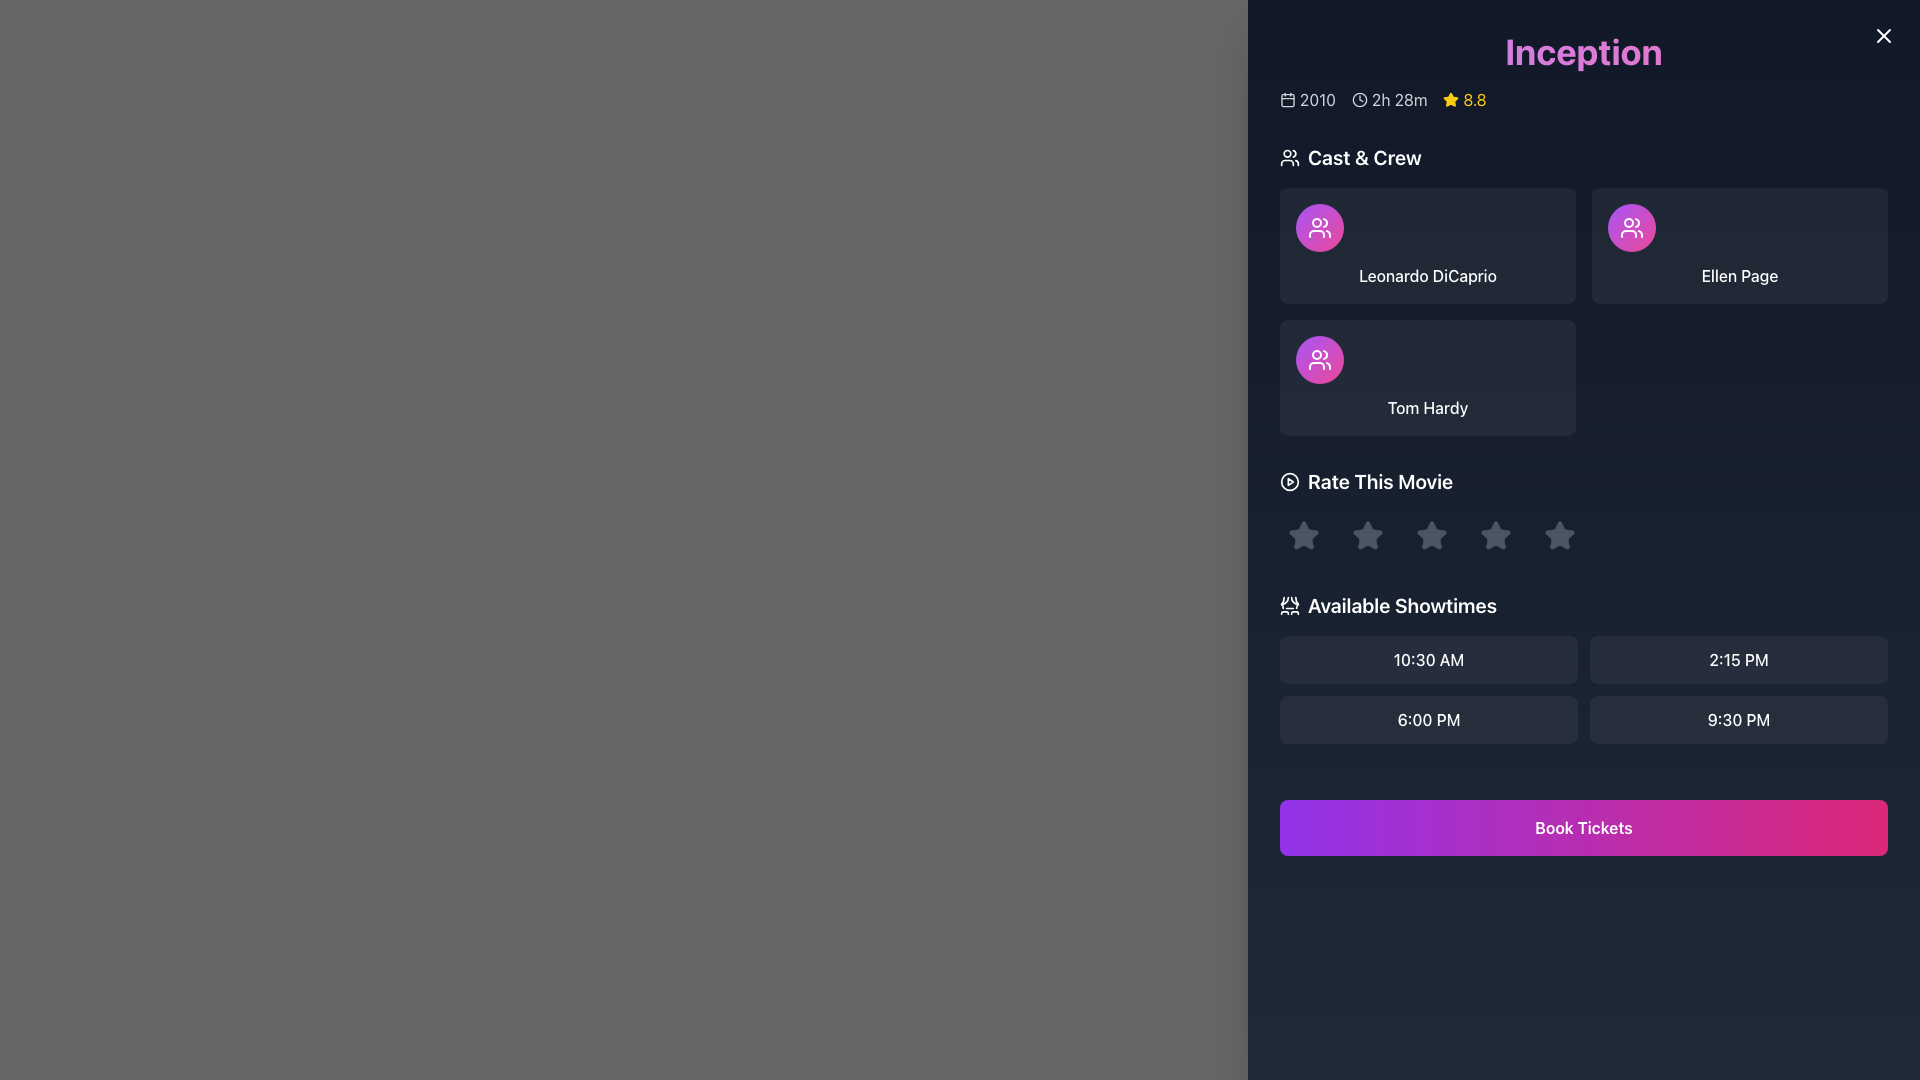  Describe the element at coordinates (1430, 535) in the screenshot. I see `the third star in the 'Rate This Movie' section` at that location.